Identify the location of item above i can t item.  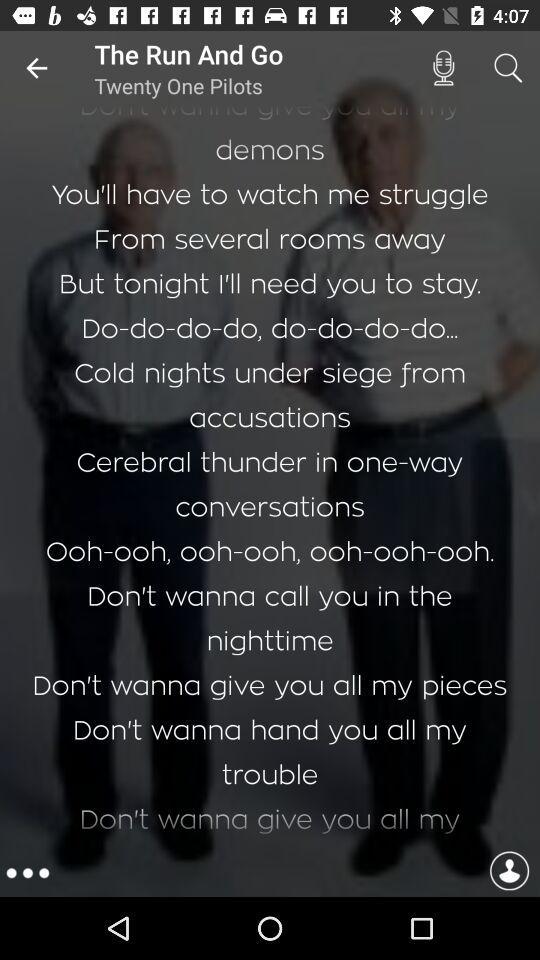
(443, 68).